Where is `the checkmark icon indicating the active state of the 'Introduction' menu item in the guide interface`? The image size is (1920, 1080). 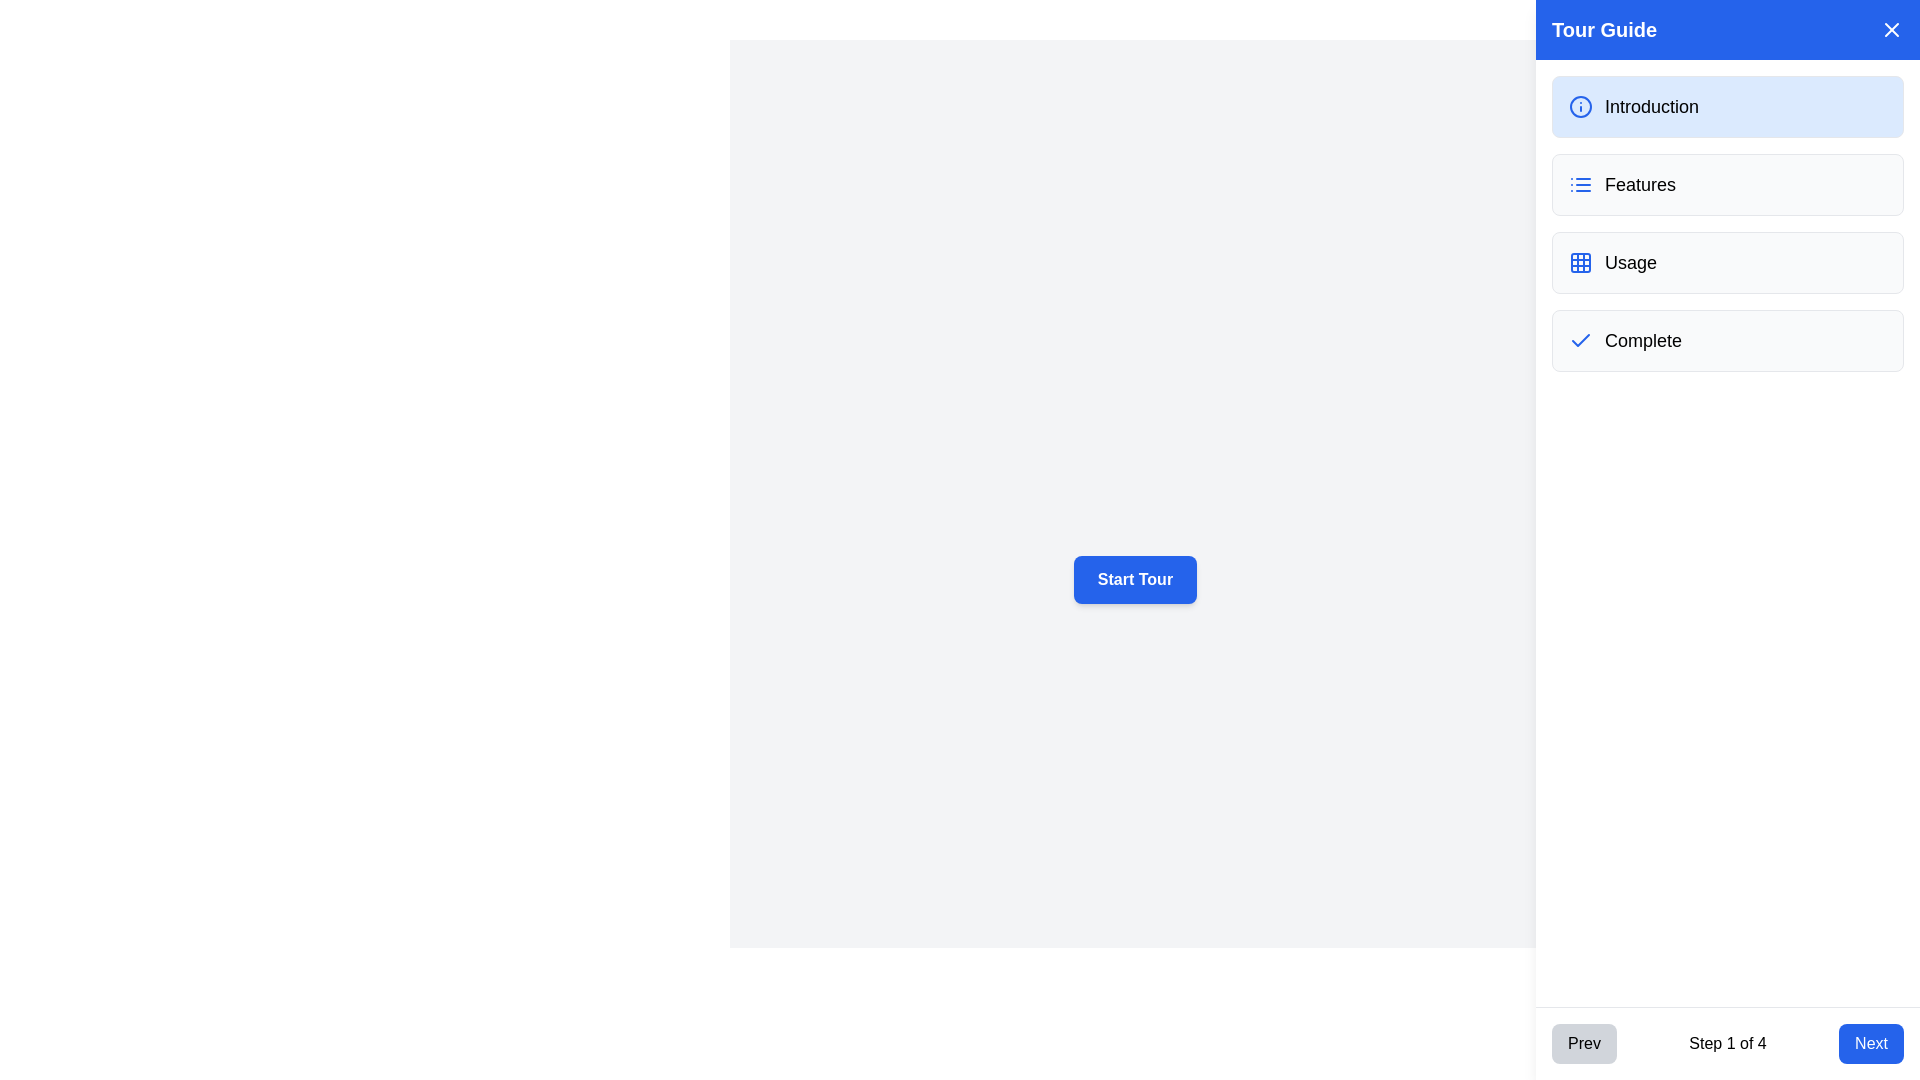
the checkmark icon indicating the active state of the 'Introduction' menu item in the guide interface is located at coordinates (1579, 339).